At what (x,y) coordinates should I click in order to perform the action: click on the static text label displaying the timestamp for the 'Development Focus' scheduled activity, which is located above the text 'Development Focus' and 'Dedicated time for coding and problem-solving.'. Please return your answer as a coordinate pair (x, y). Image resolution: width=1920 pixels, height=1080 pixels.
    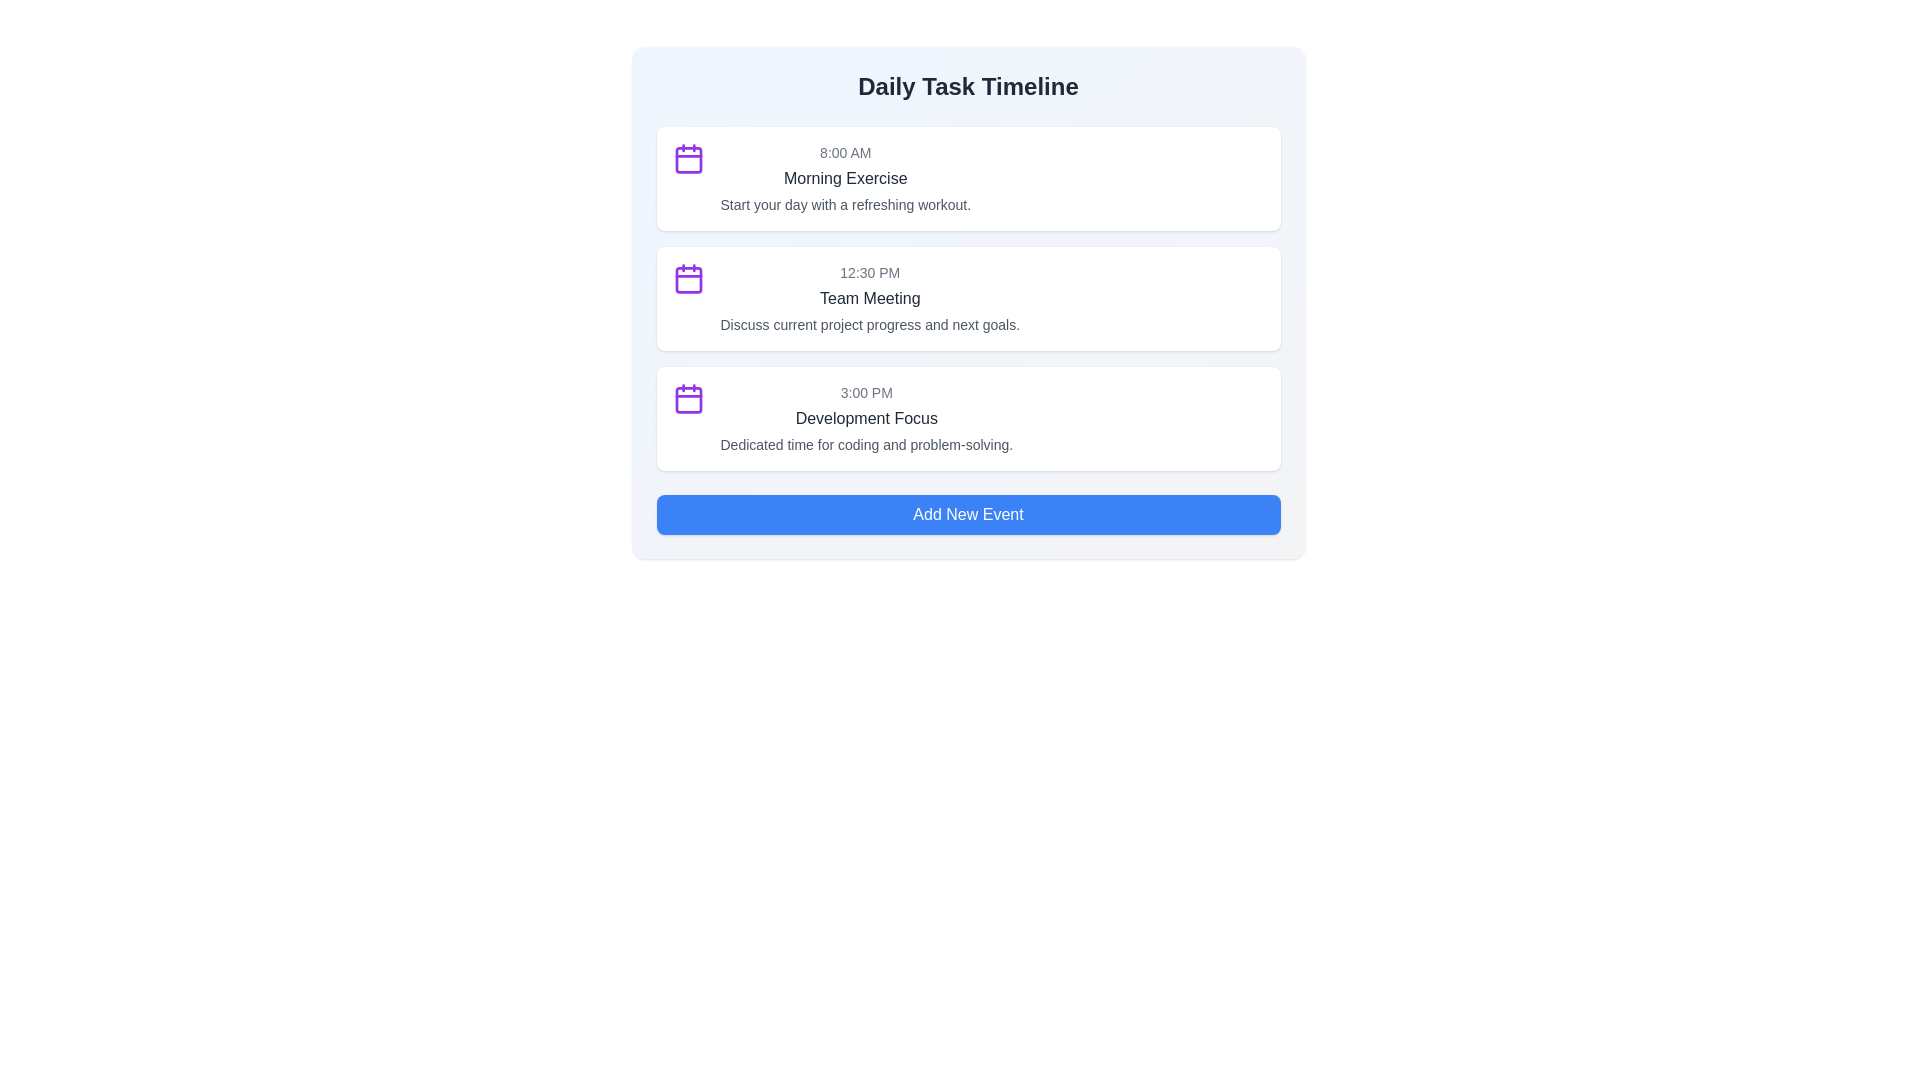
    Looking at the image, I should click on (866, 393).